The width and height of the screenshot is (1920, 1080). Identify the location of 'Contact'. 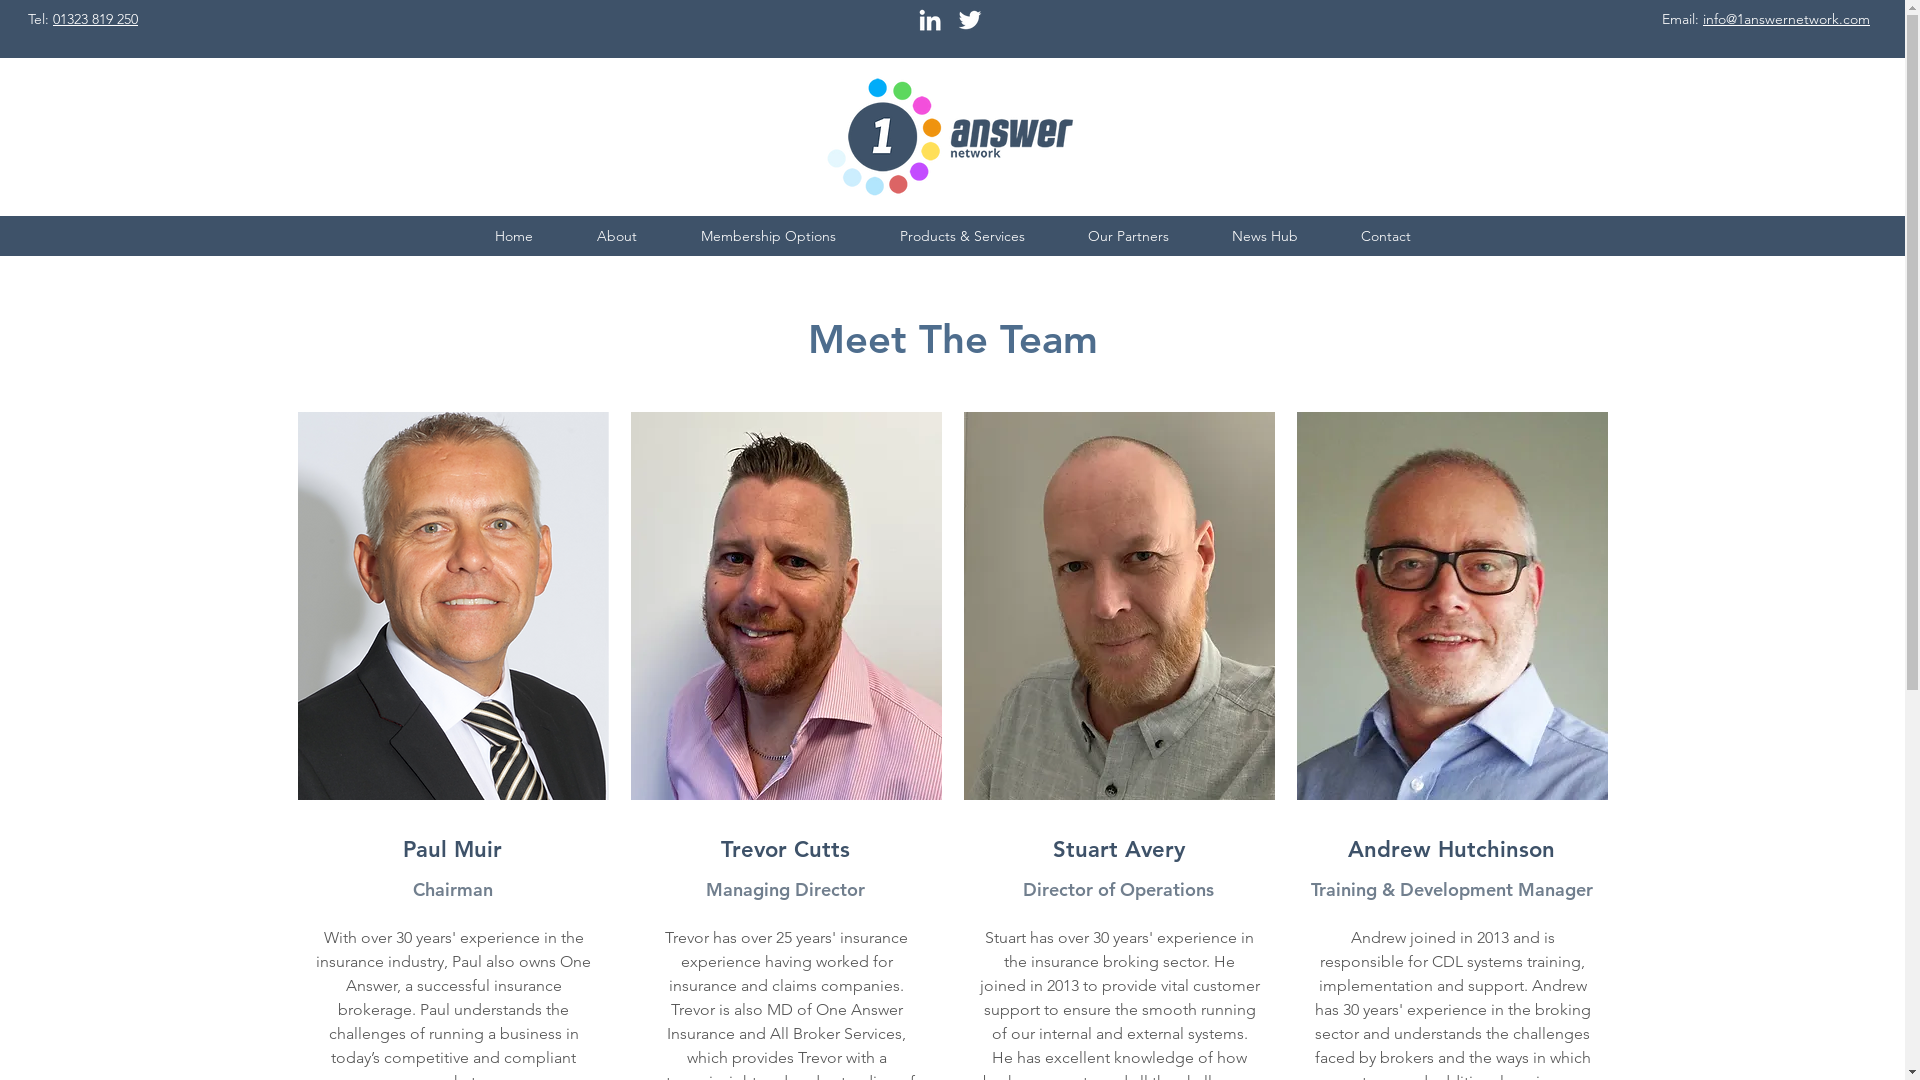
(1385, 234).